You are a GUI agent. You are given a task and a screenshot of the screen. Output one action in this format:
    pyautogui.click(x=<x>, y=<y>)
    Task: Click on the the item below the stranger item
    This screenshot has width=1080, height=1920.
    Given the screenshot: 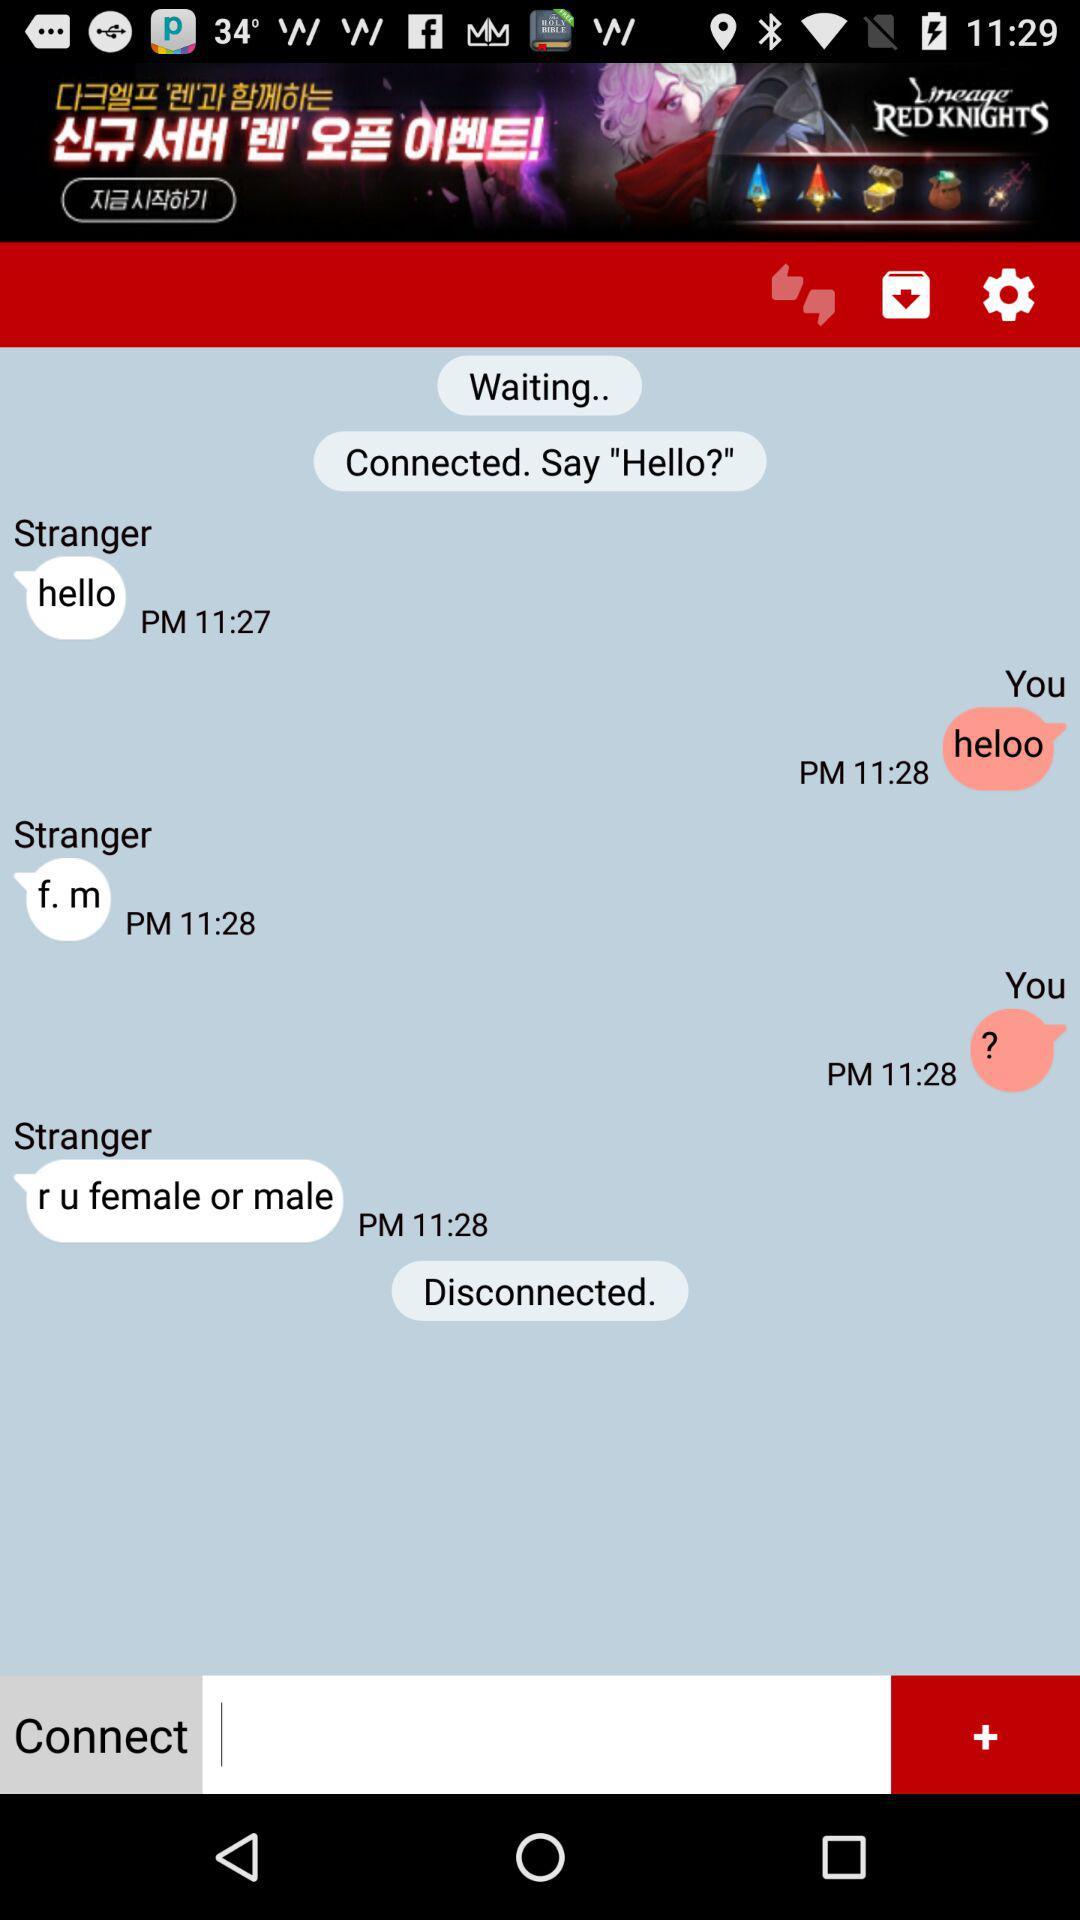 What is the action you would take?
    pyautogui.click(x=177, y=1201)
    